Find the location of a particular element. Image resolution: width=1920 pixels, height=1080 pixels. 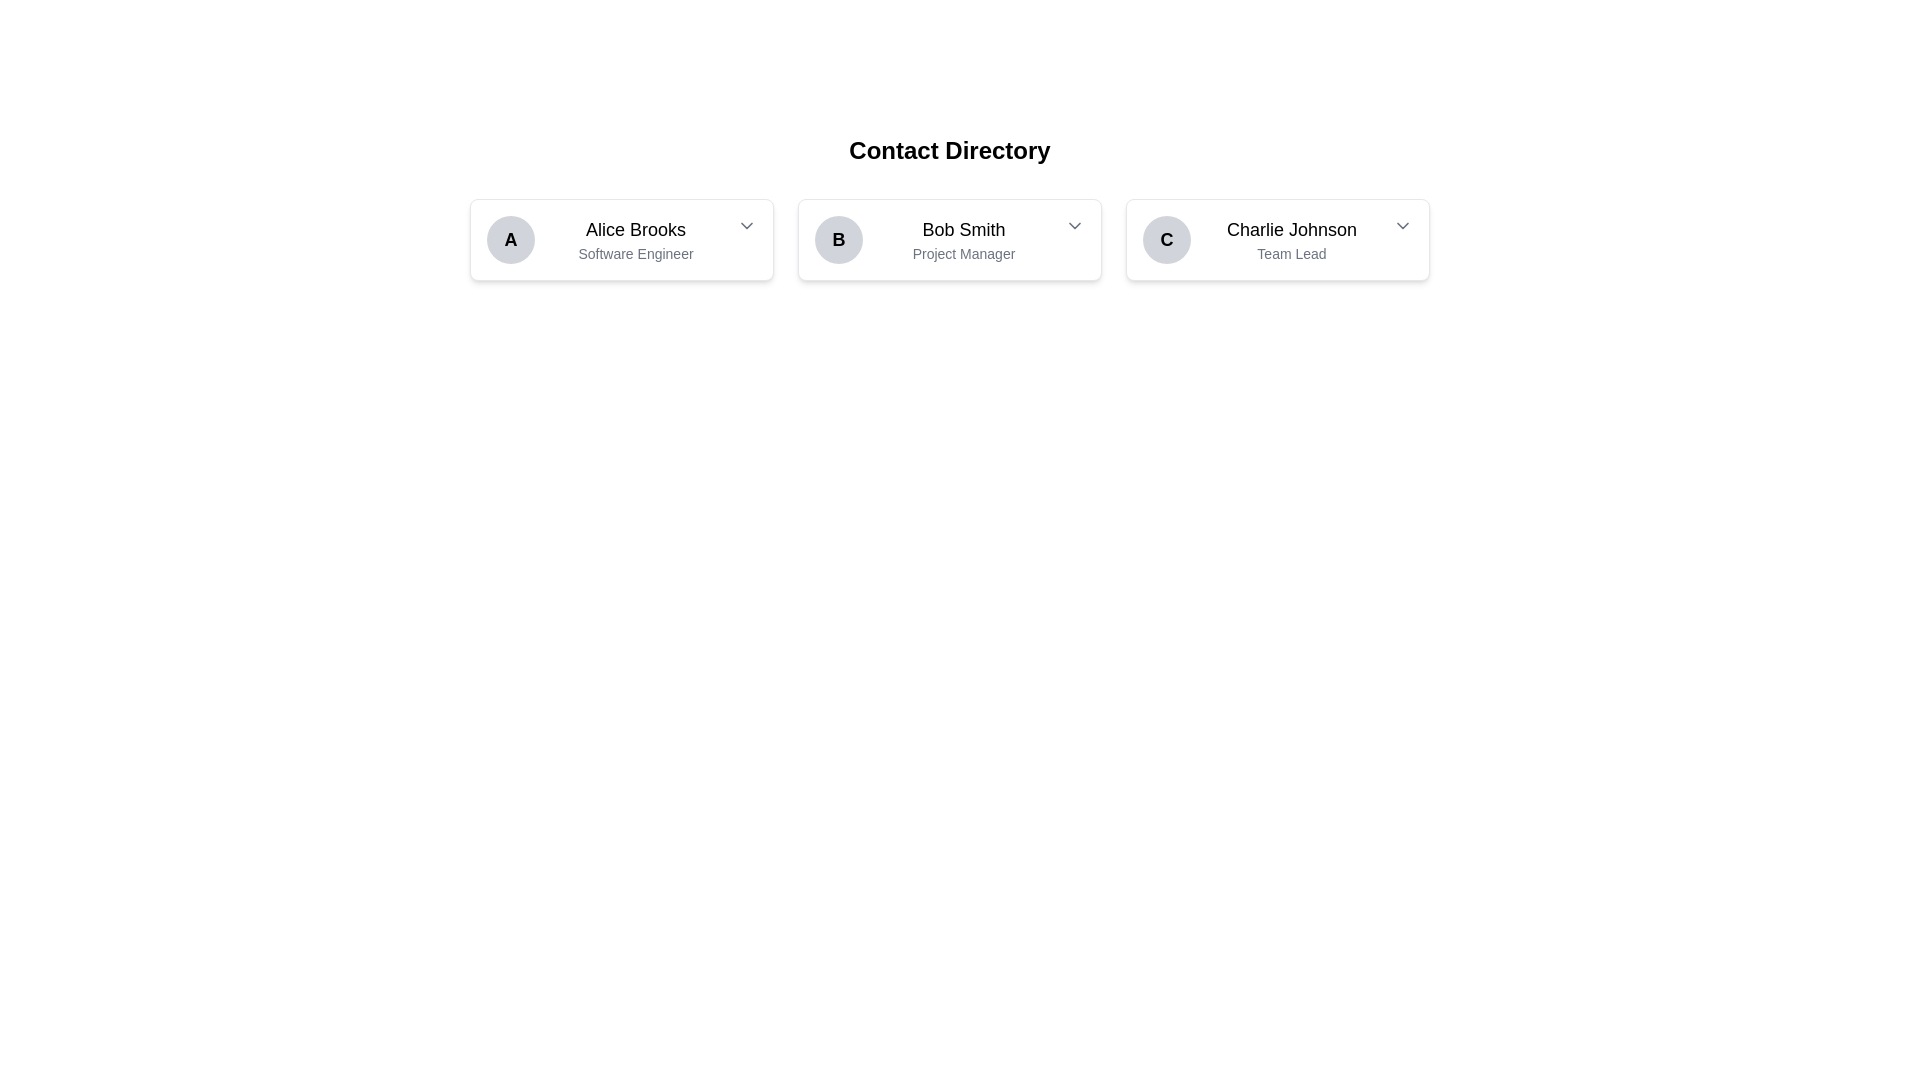

heading text located at the top of the directory section, which provides context for the user profile cards below it is located at coordinates (949, 149).